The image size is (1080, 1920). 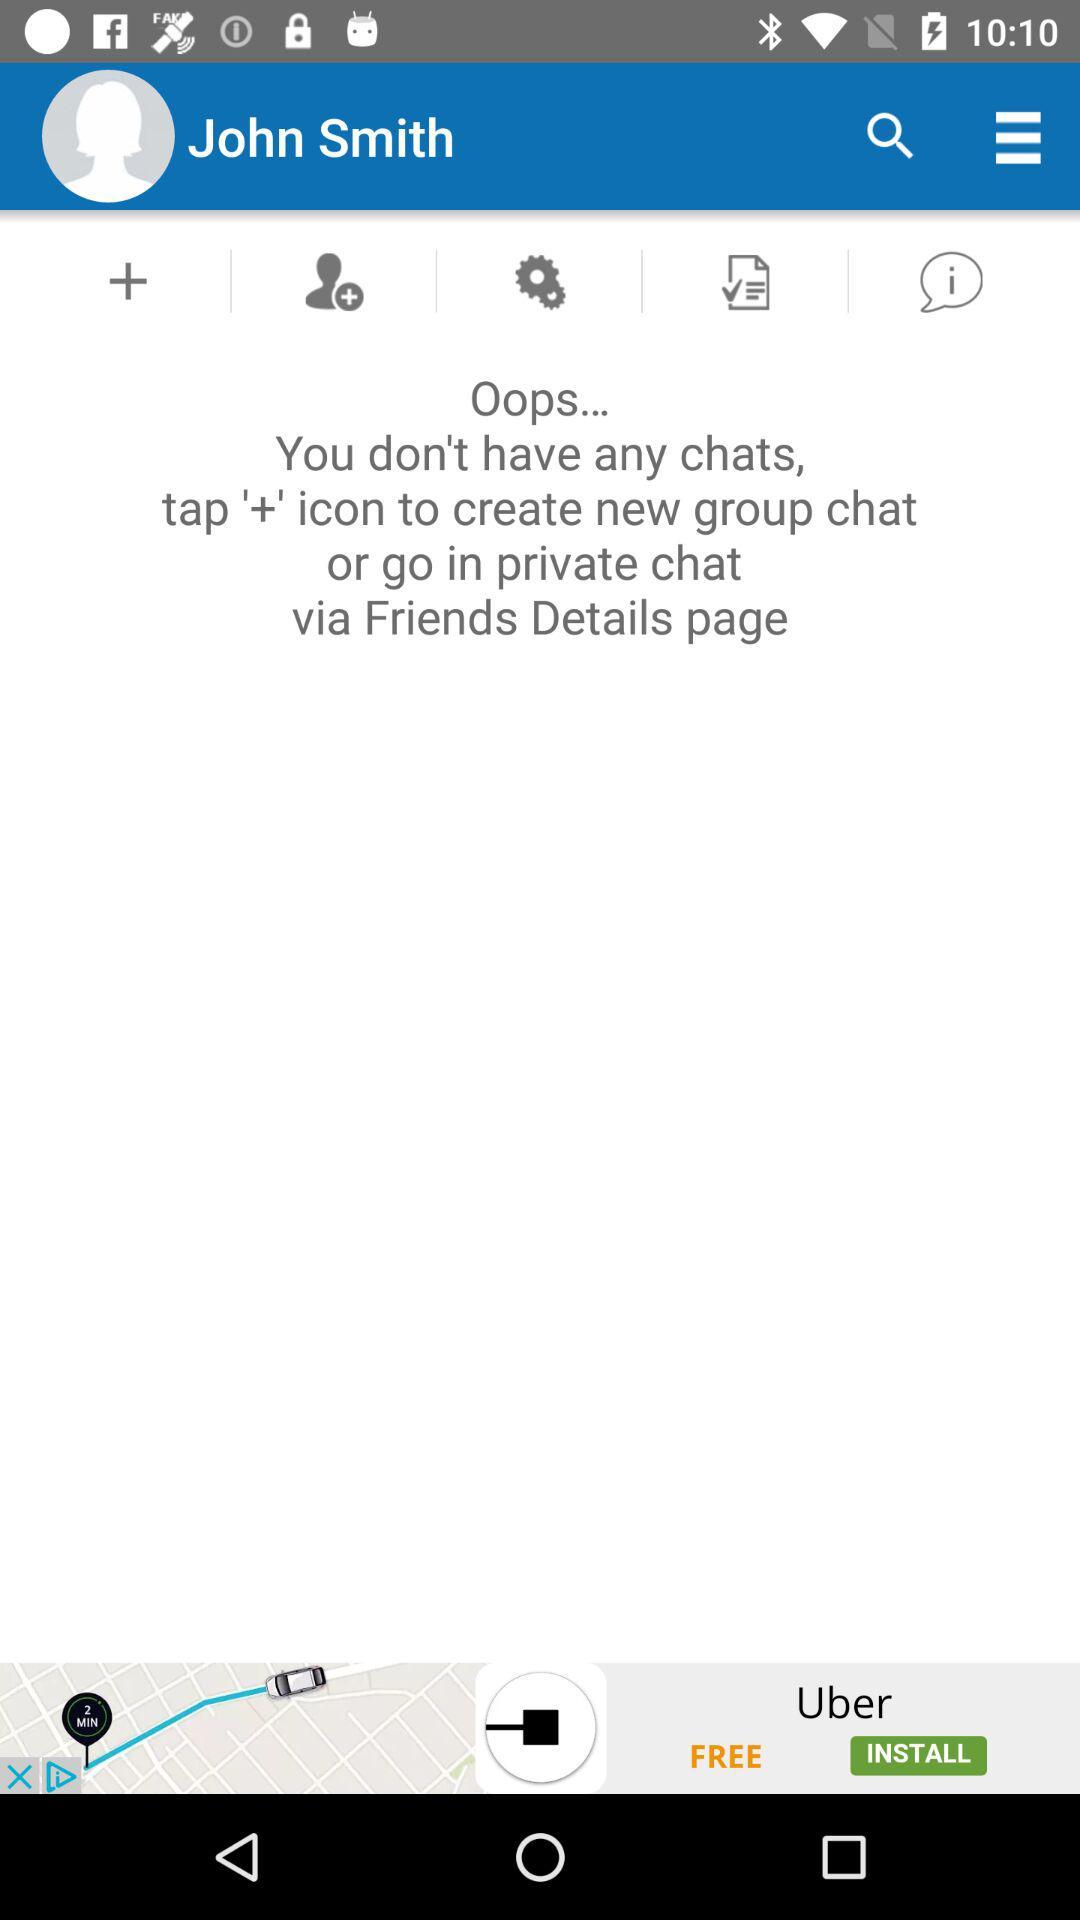 What do you see at coordinates (332, 280) in the screenshot?
I see `new chat` at bounding box center [332, 280].